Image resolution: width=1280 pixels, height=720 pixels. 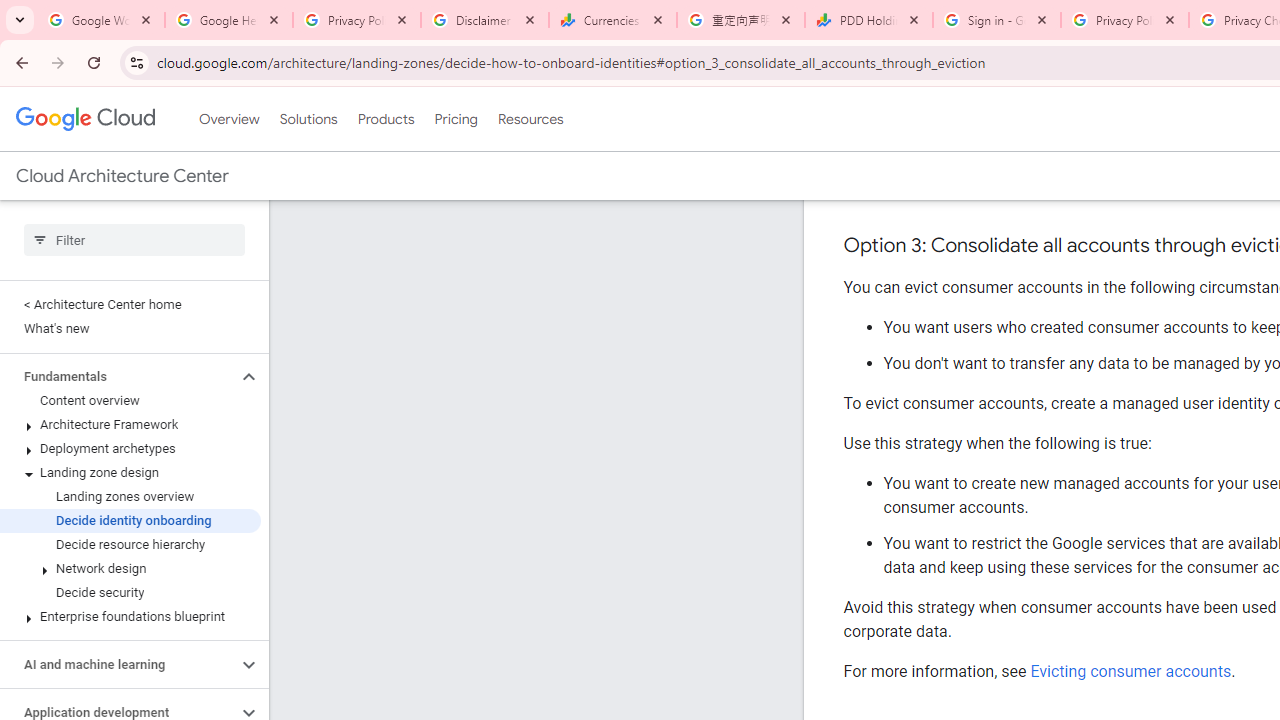 What do you see at coordinates (129, 401) in the screenshot?
I see `'Content overview'` at bounding box center [129, 401].